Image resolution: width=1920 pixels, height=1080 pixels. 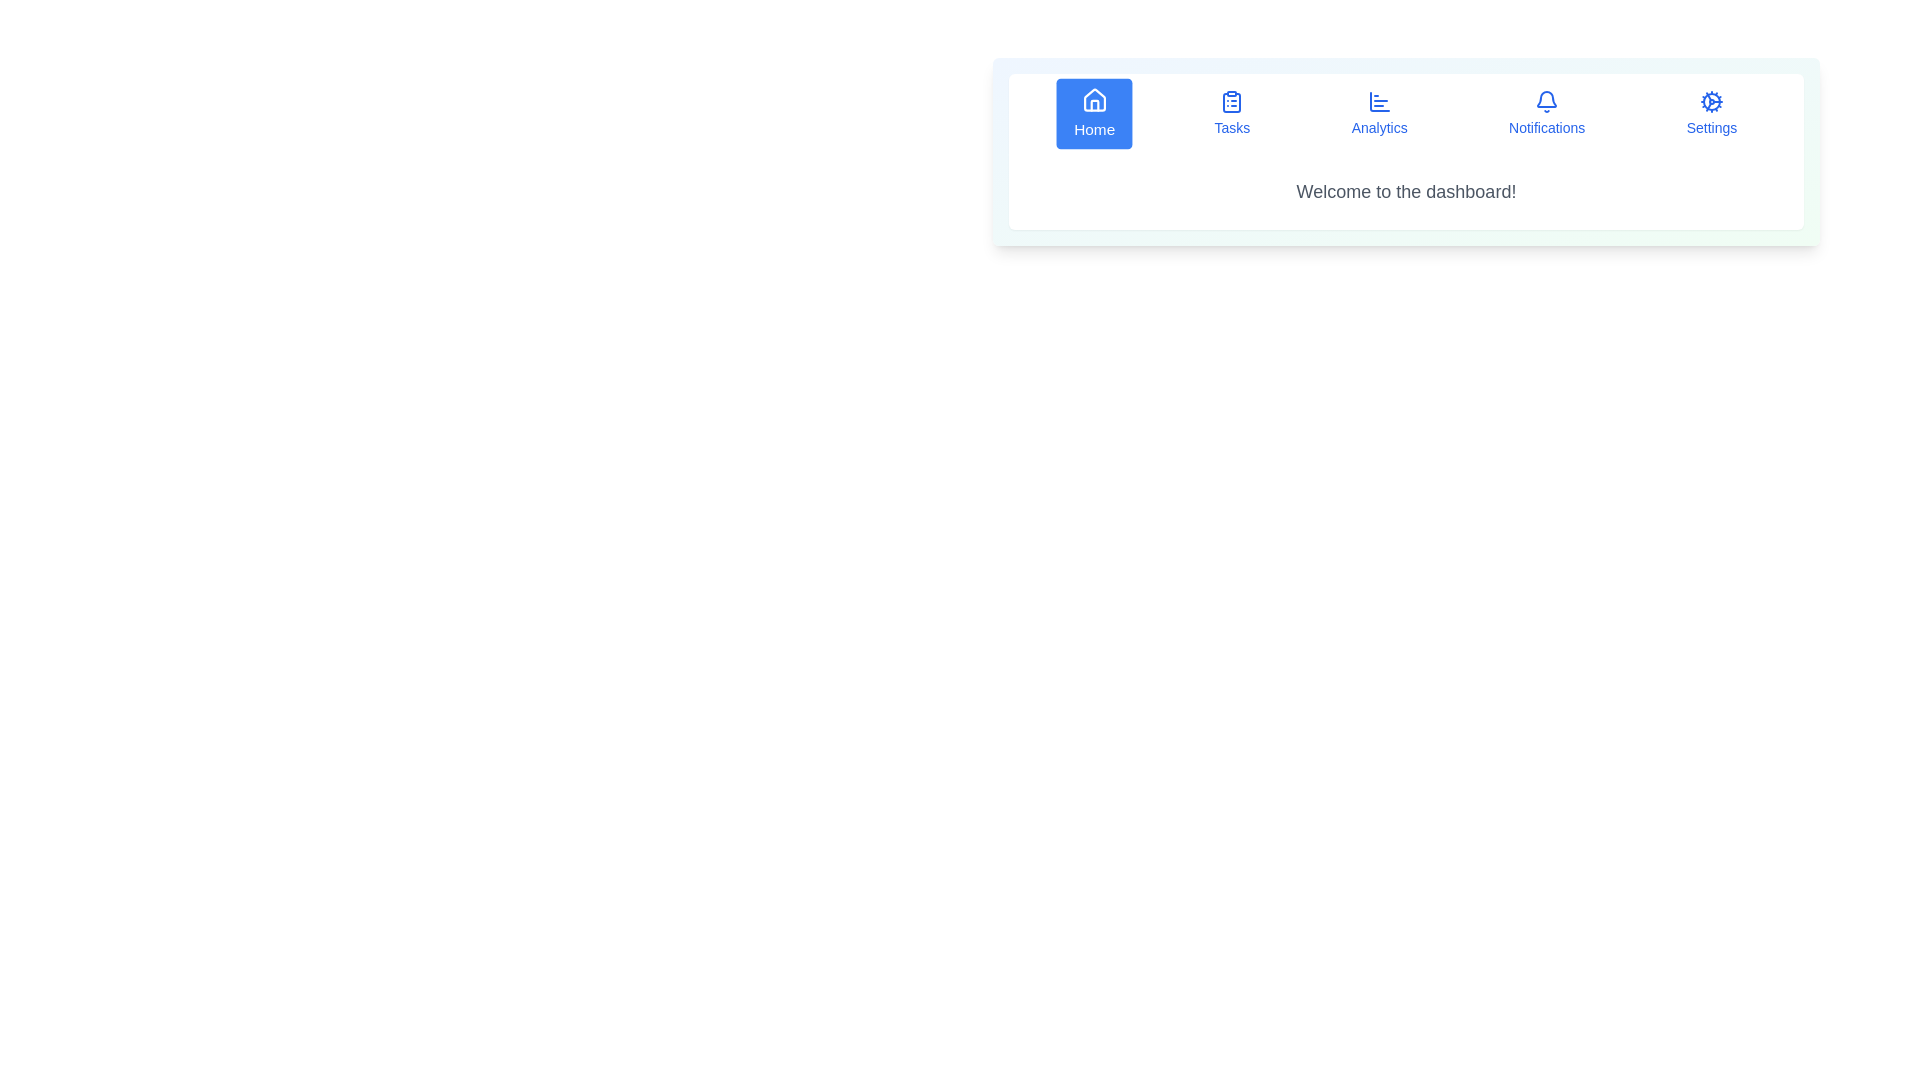 I want to click on the Tasks tab by clicking on its corresponding button, so click(x=1231, y=114).